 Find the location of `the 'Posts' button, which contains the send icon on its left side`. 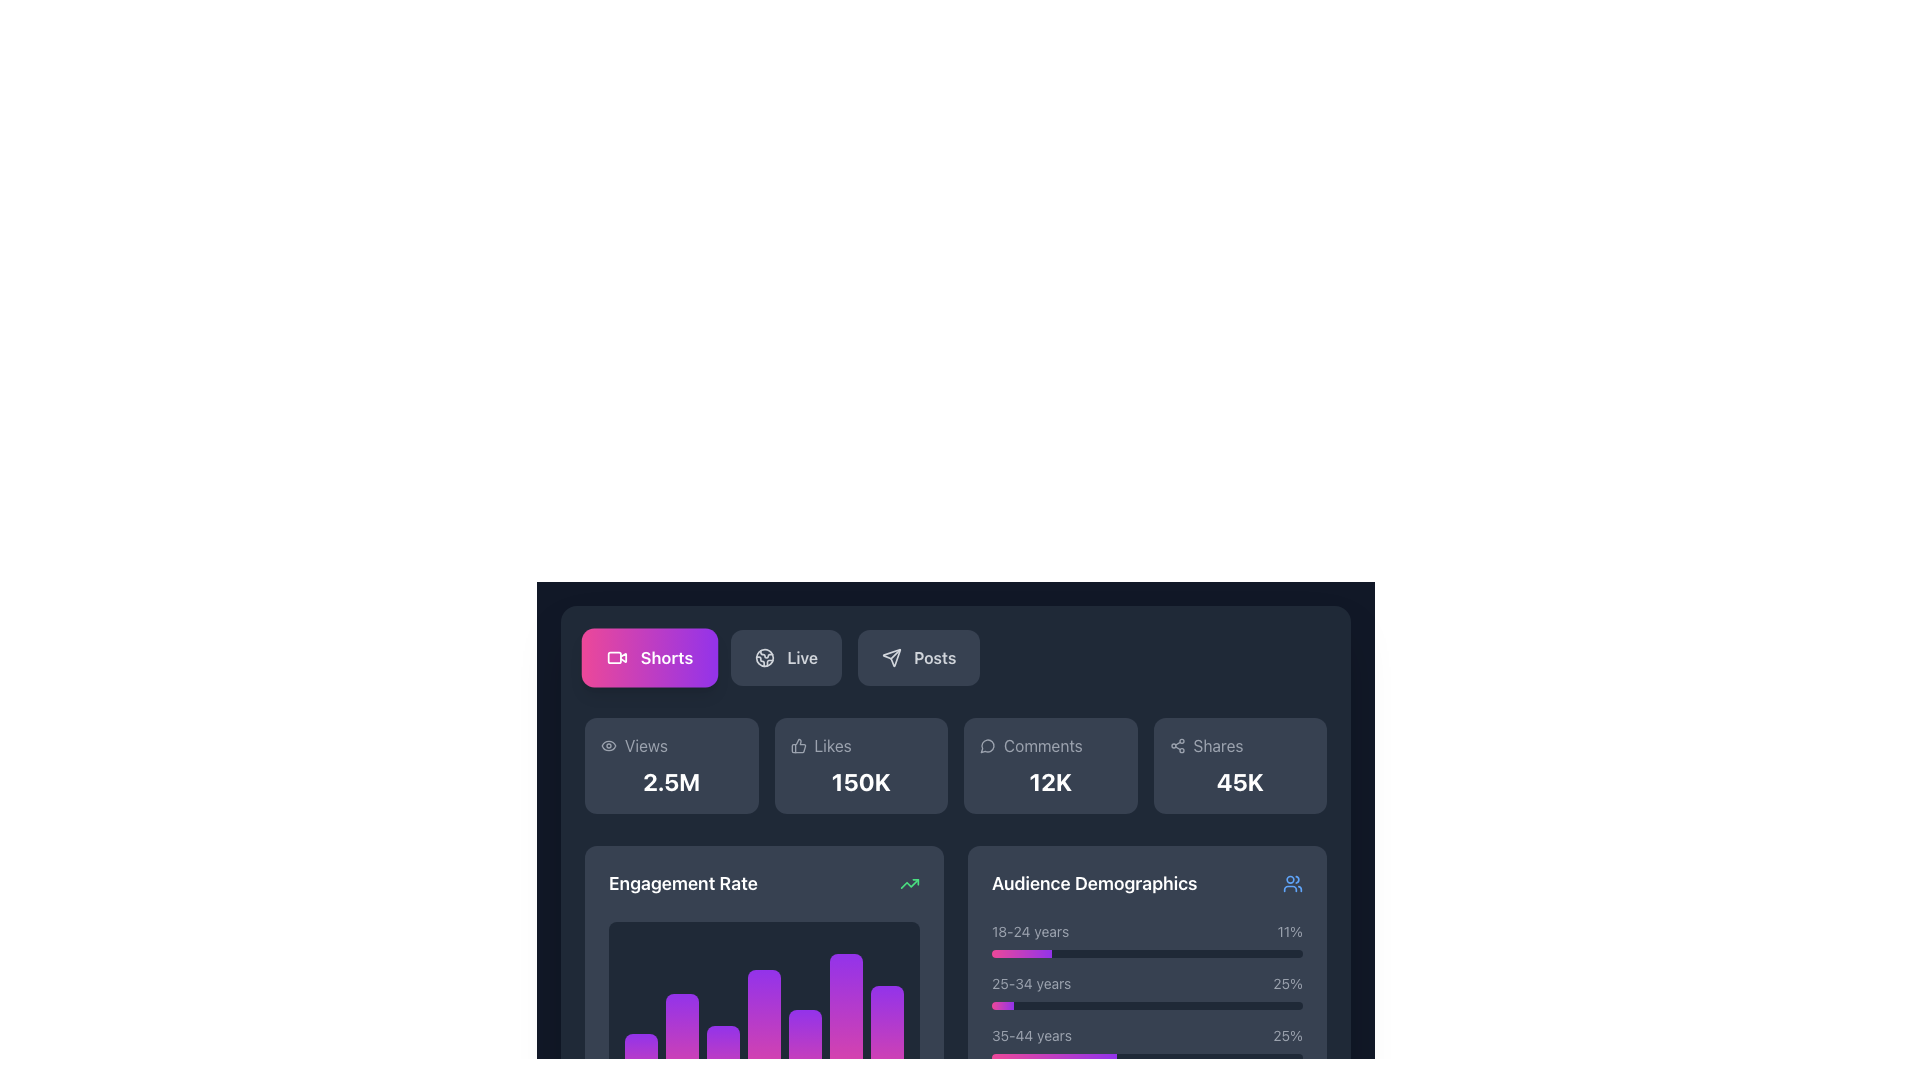

the 'Posts' button, which contains the send icon on its left side is located at coordinates (891, 658).